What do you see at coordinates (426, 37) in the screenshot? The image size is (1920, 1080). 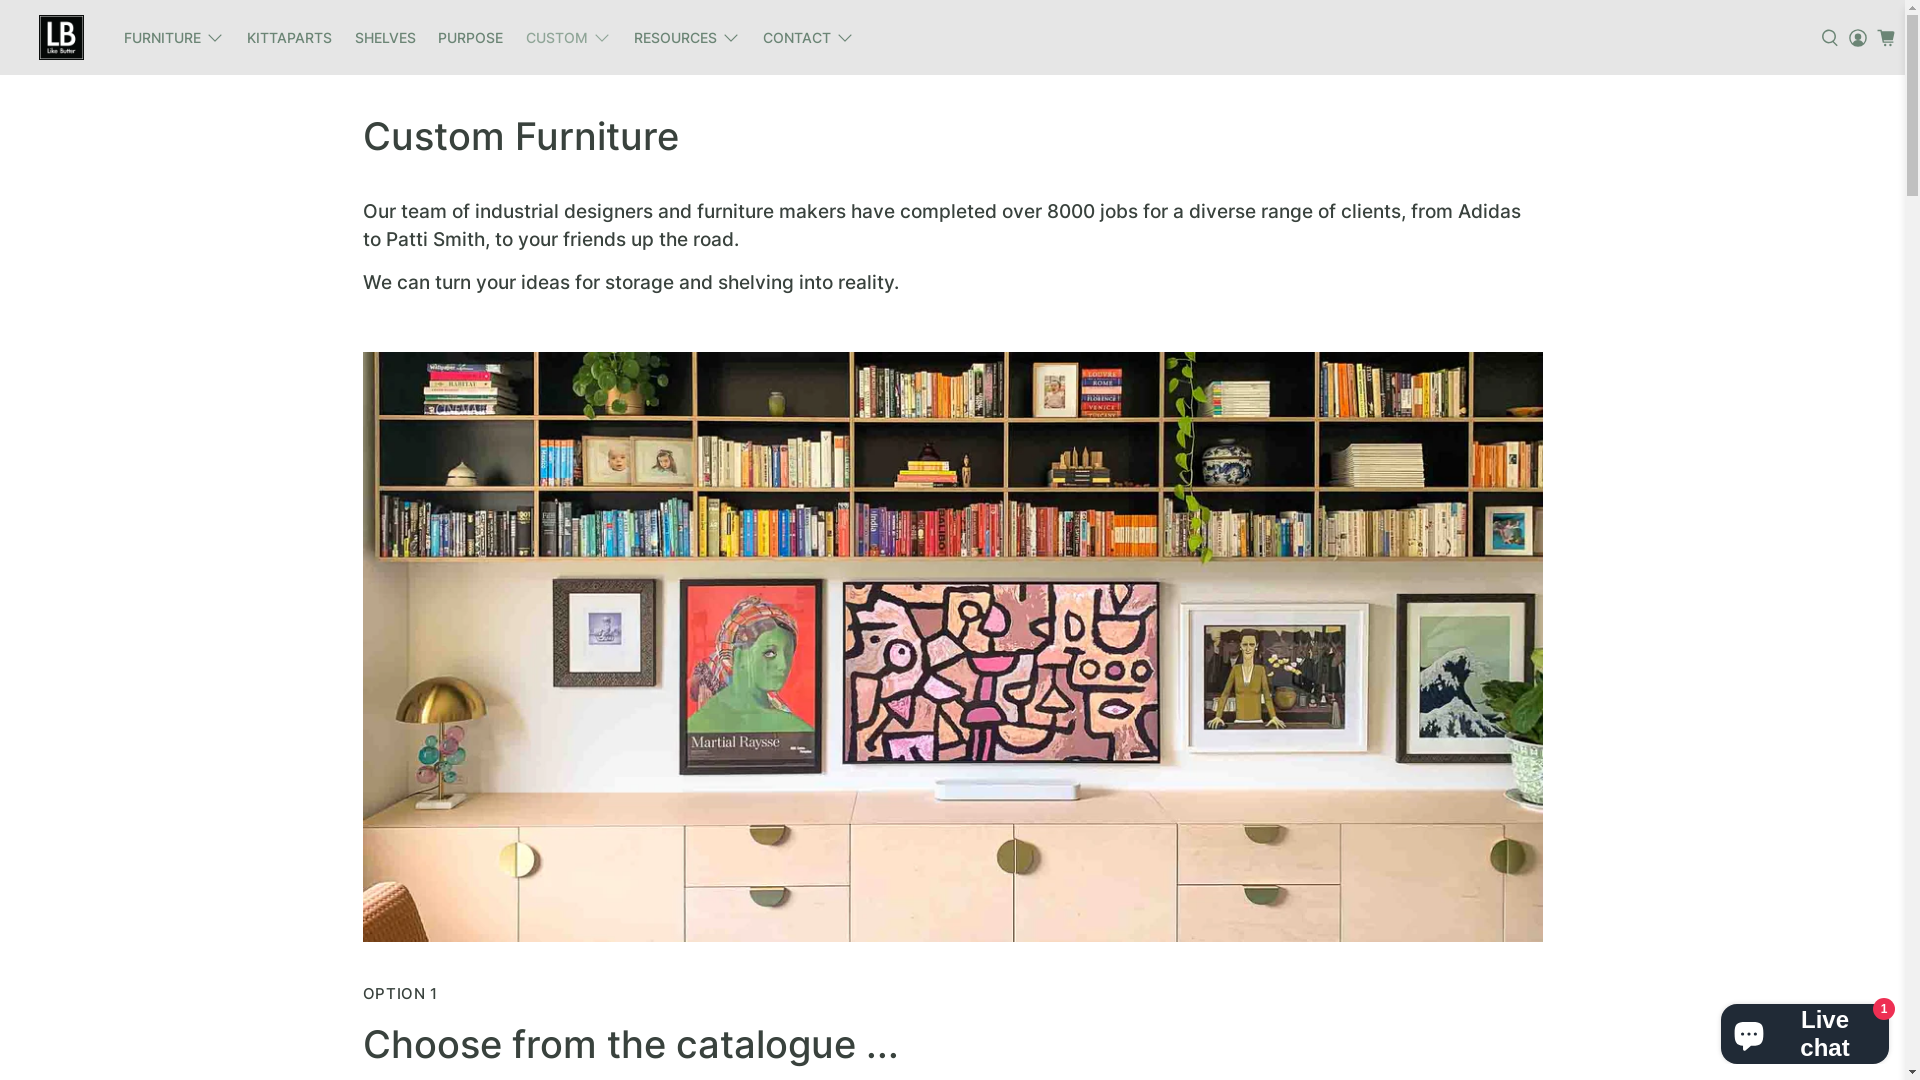 I see `'PURPOSE'` at bounding box center [426, 37].